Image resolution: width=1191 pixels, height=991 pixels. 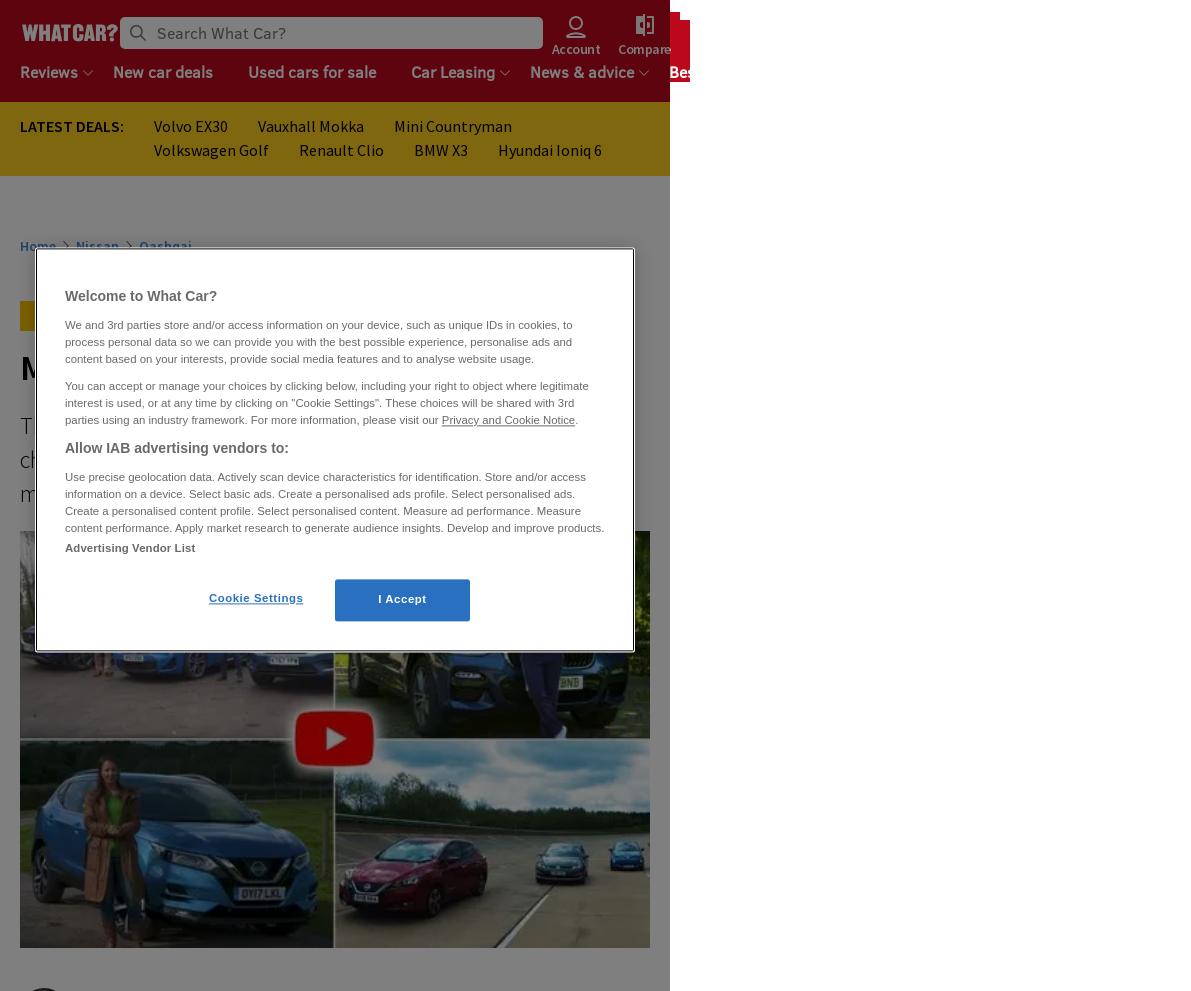 I want to click on 'Compare', so click(x=644, y=48).